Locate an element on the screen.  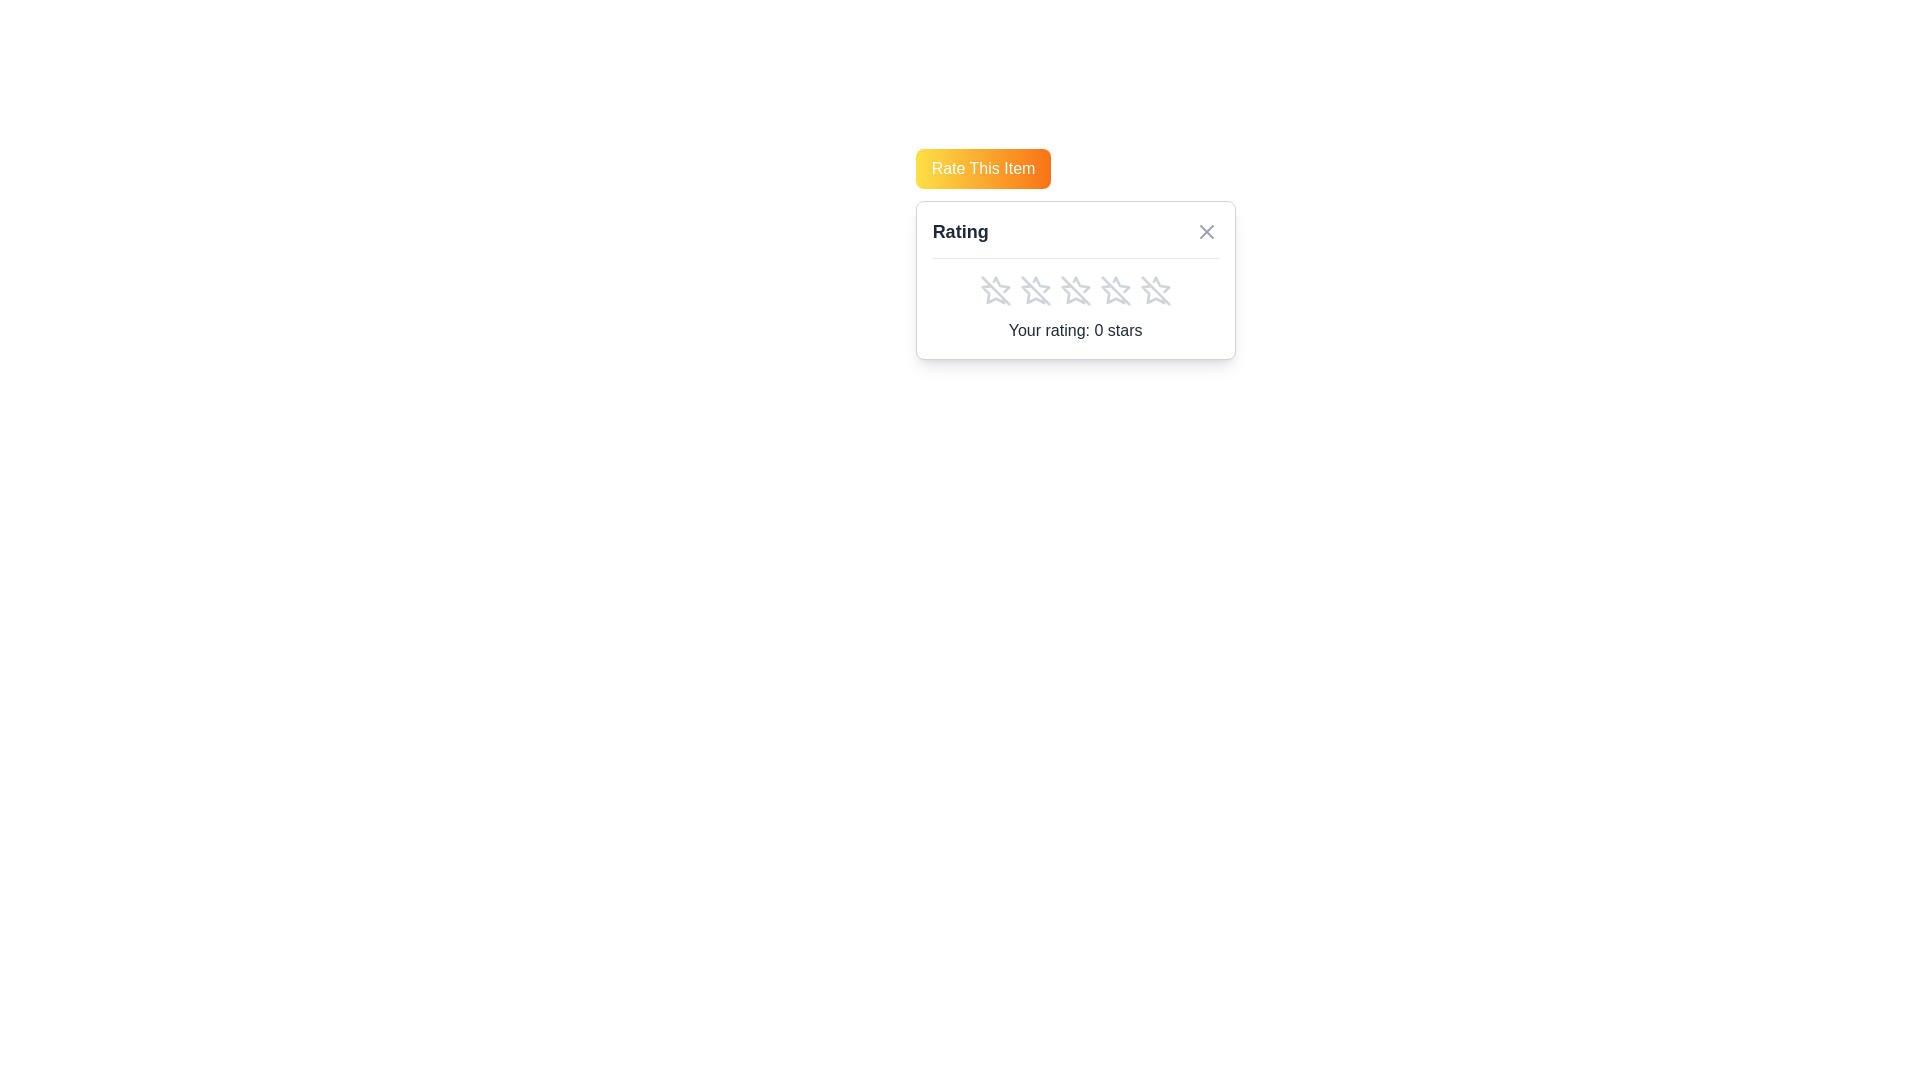
the Text Label element that serves as a title or heading for the rating interface in the popup card, located at the top-left corner and aligned left among its siblings is located at coordinates (960, 230).